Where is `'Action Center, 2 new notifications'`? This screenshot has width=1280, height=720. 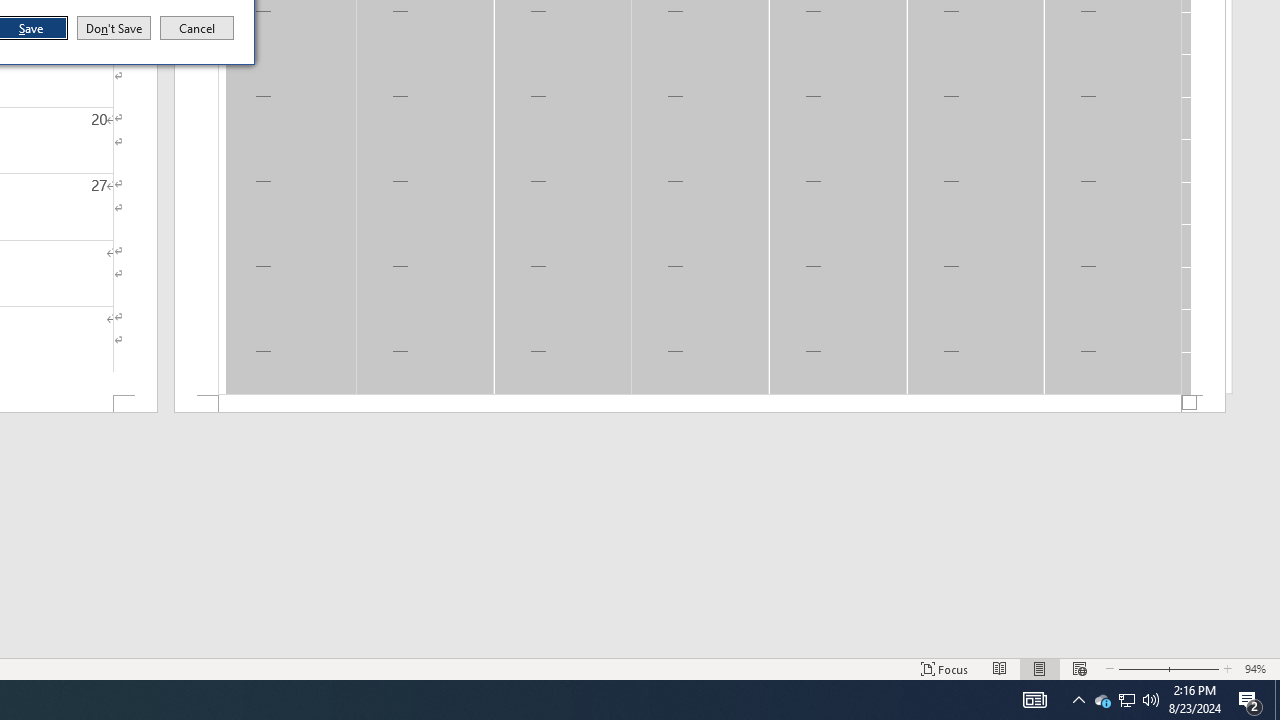
'Action Center, 2 new notifications' is located at coordinates (1250, 698).